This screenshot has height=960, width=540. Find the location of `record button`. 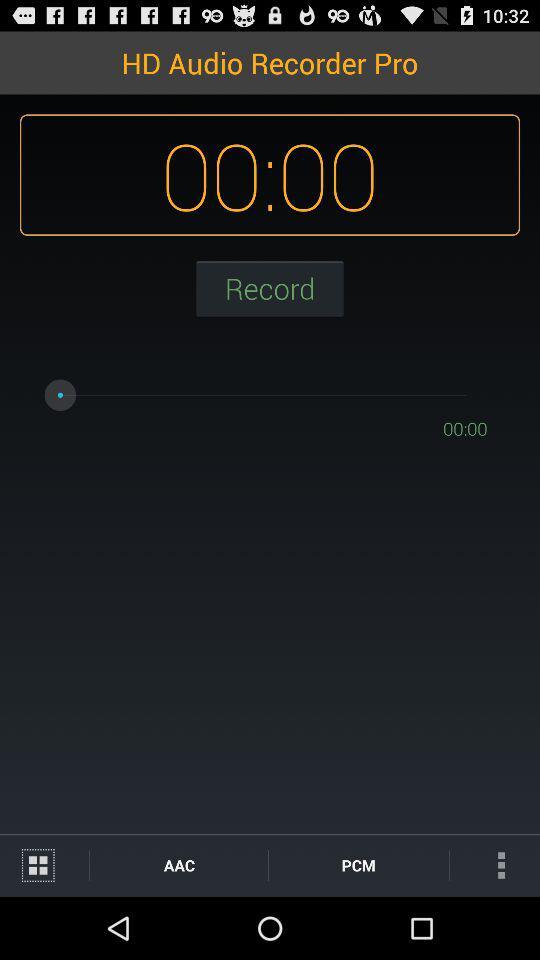

record button is located at coordinates (270, 287).